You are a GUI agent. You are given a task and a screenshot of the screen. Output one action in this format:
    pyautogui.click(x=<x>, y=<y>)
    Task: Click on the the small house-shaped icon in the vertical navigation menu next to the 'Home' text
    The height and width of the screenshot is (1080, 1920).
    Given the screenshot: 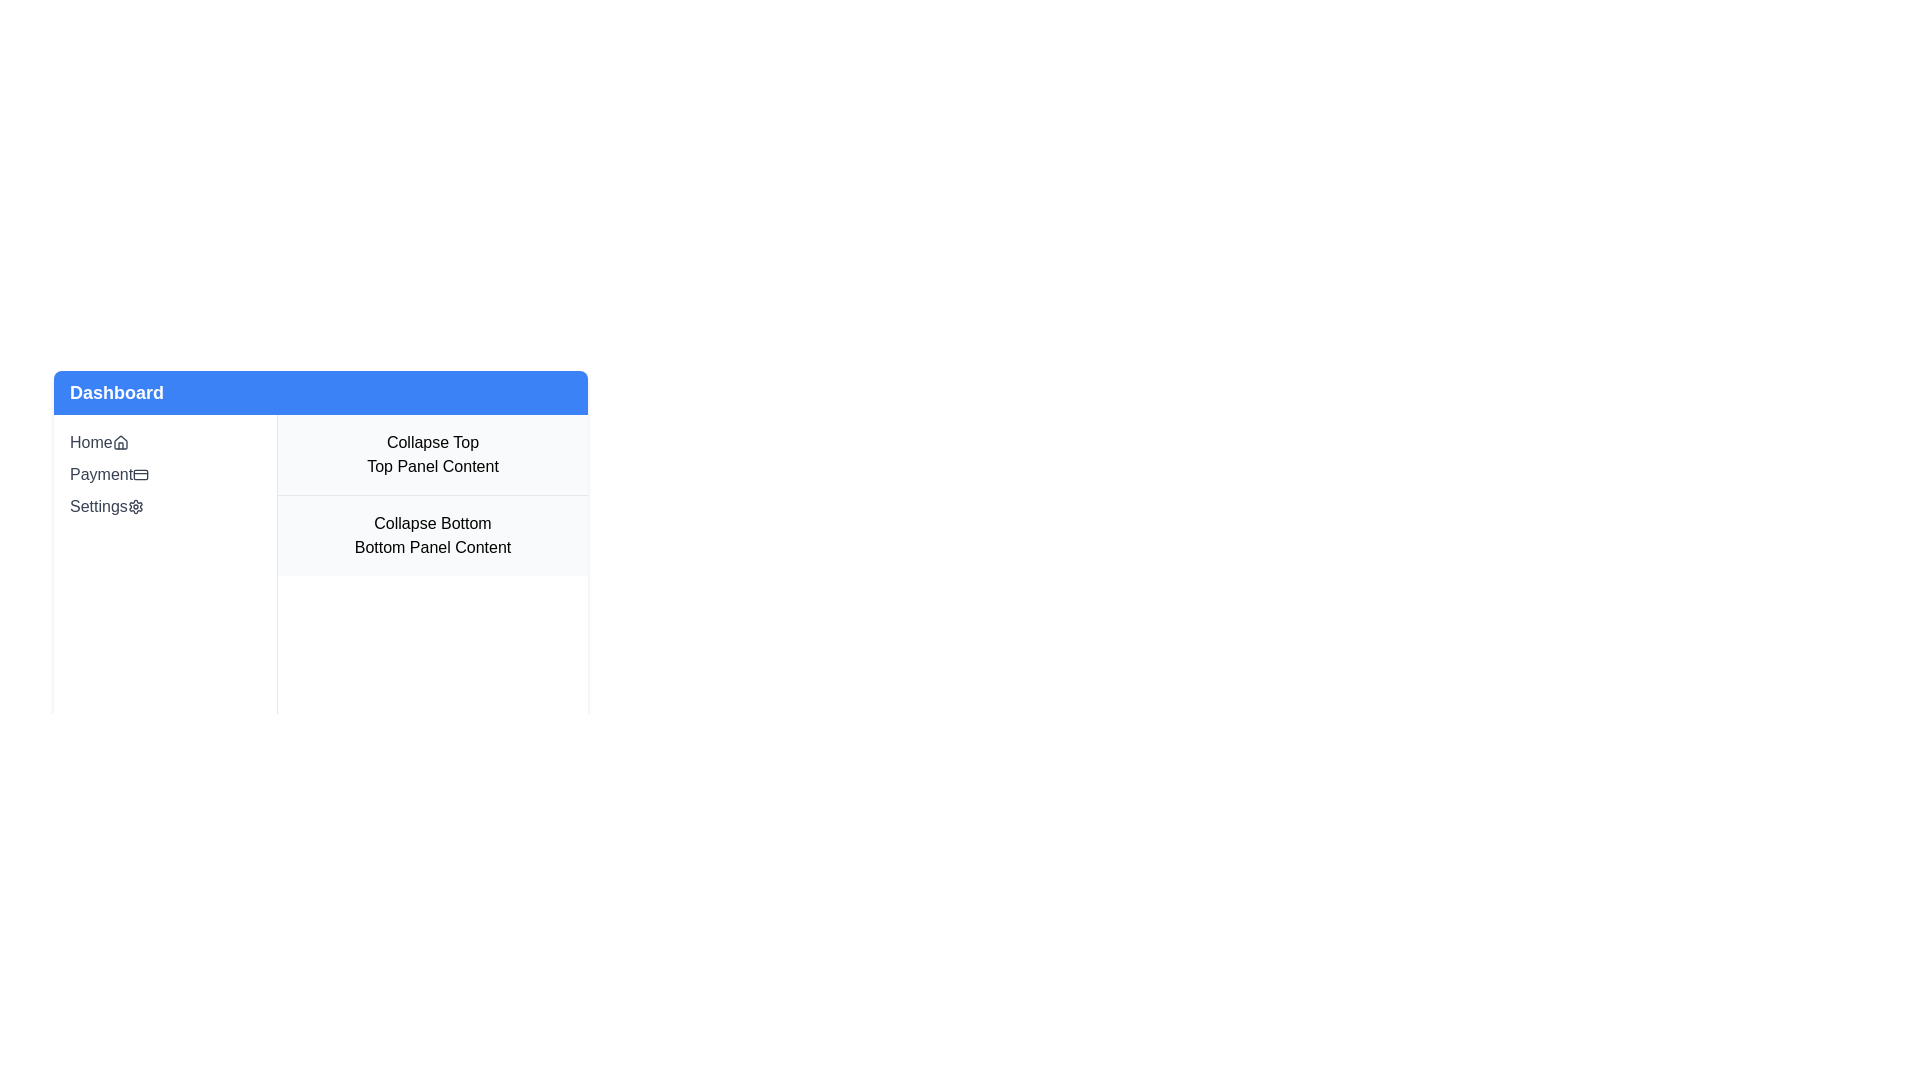 What is the action you would take?
    pyautogui.click(x=119, y=442)
    